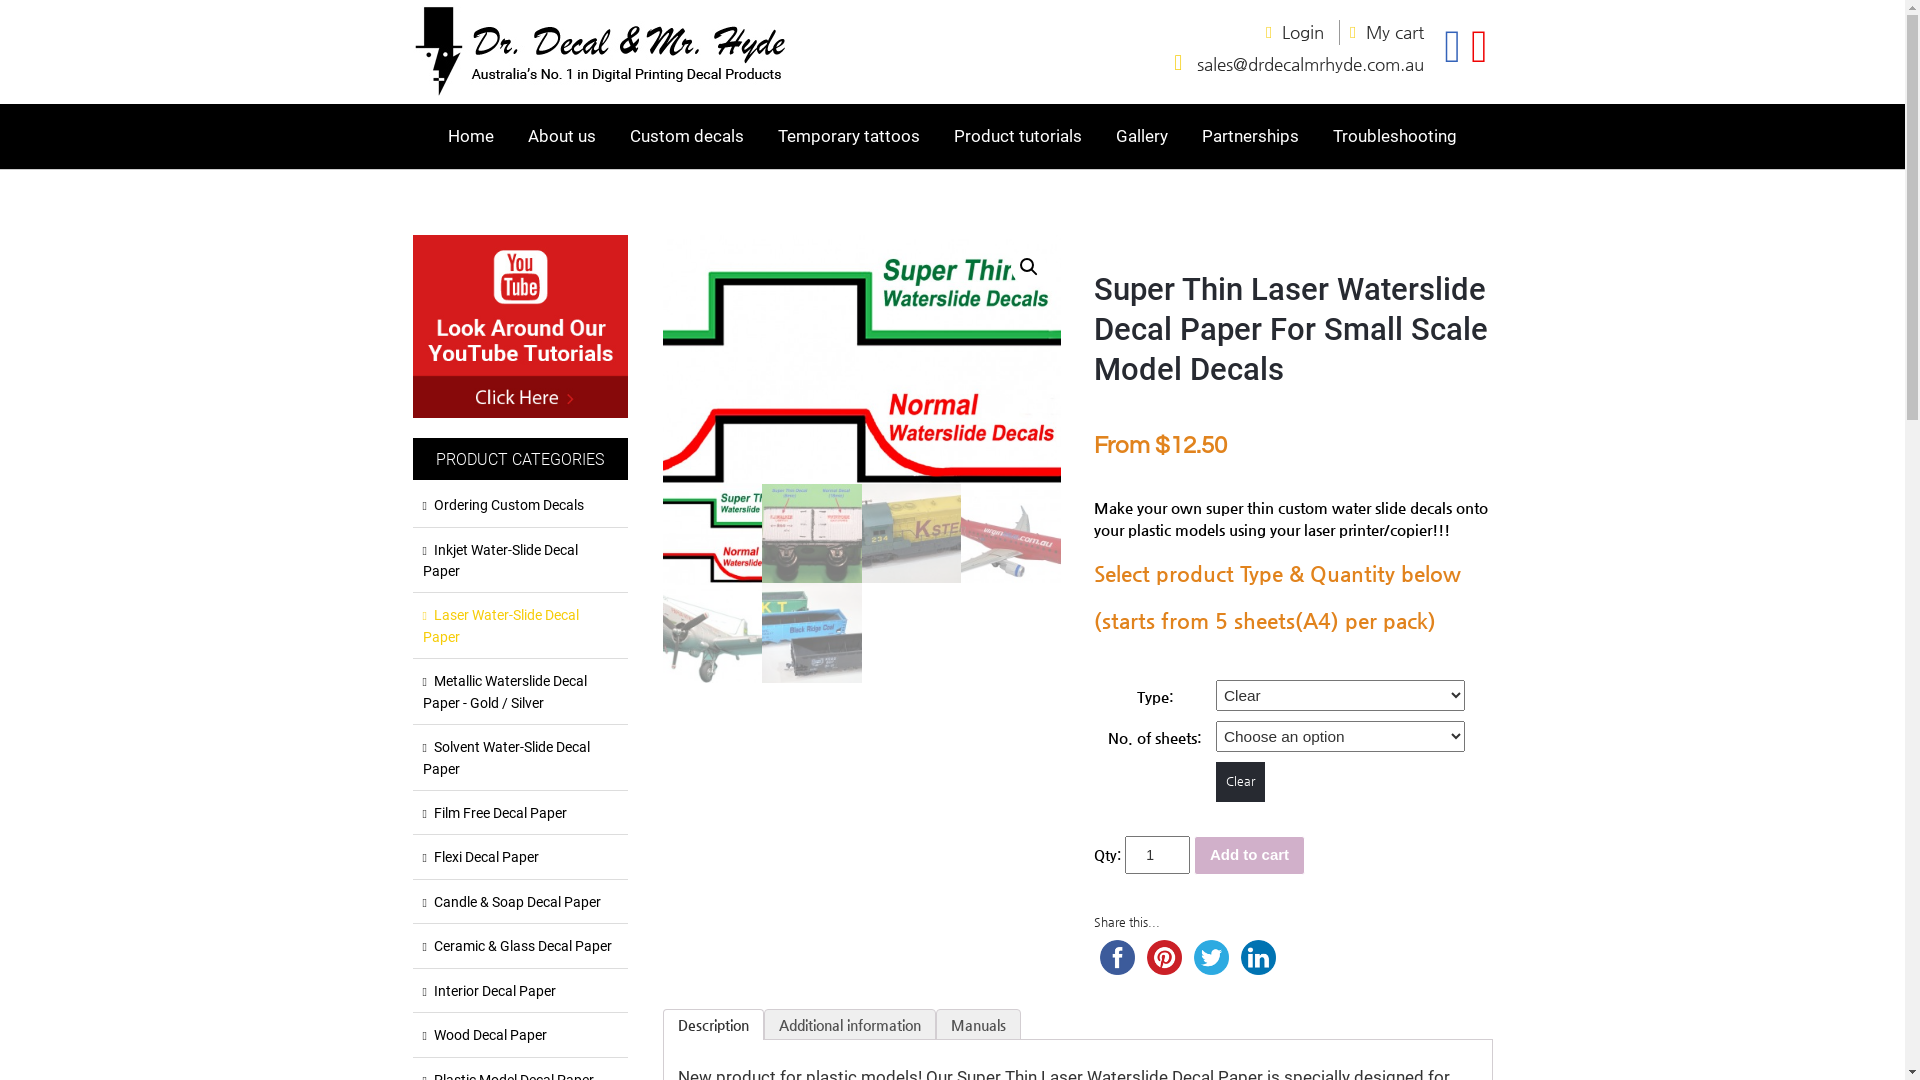  What do you see at coordinates (519, 856) in the screenshot?
I see `'Flexi Decal Paper'` at bounding box center [519, 856].